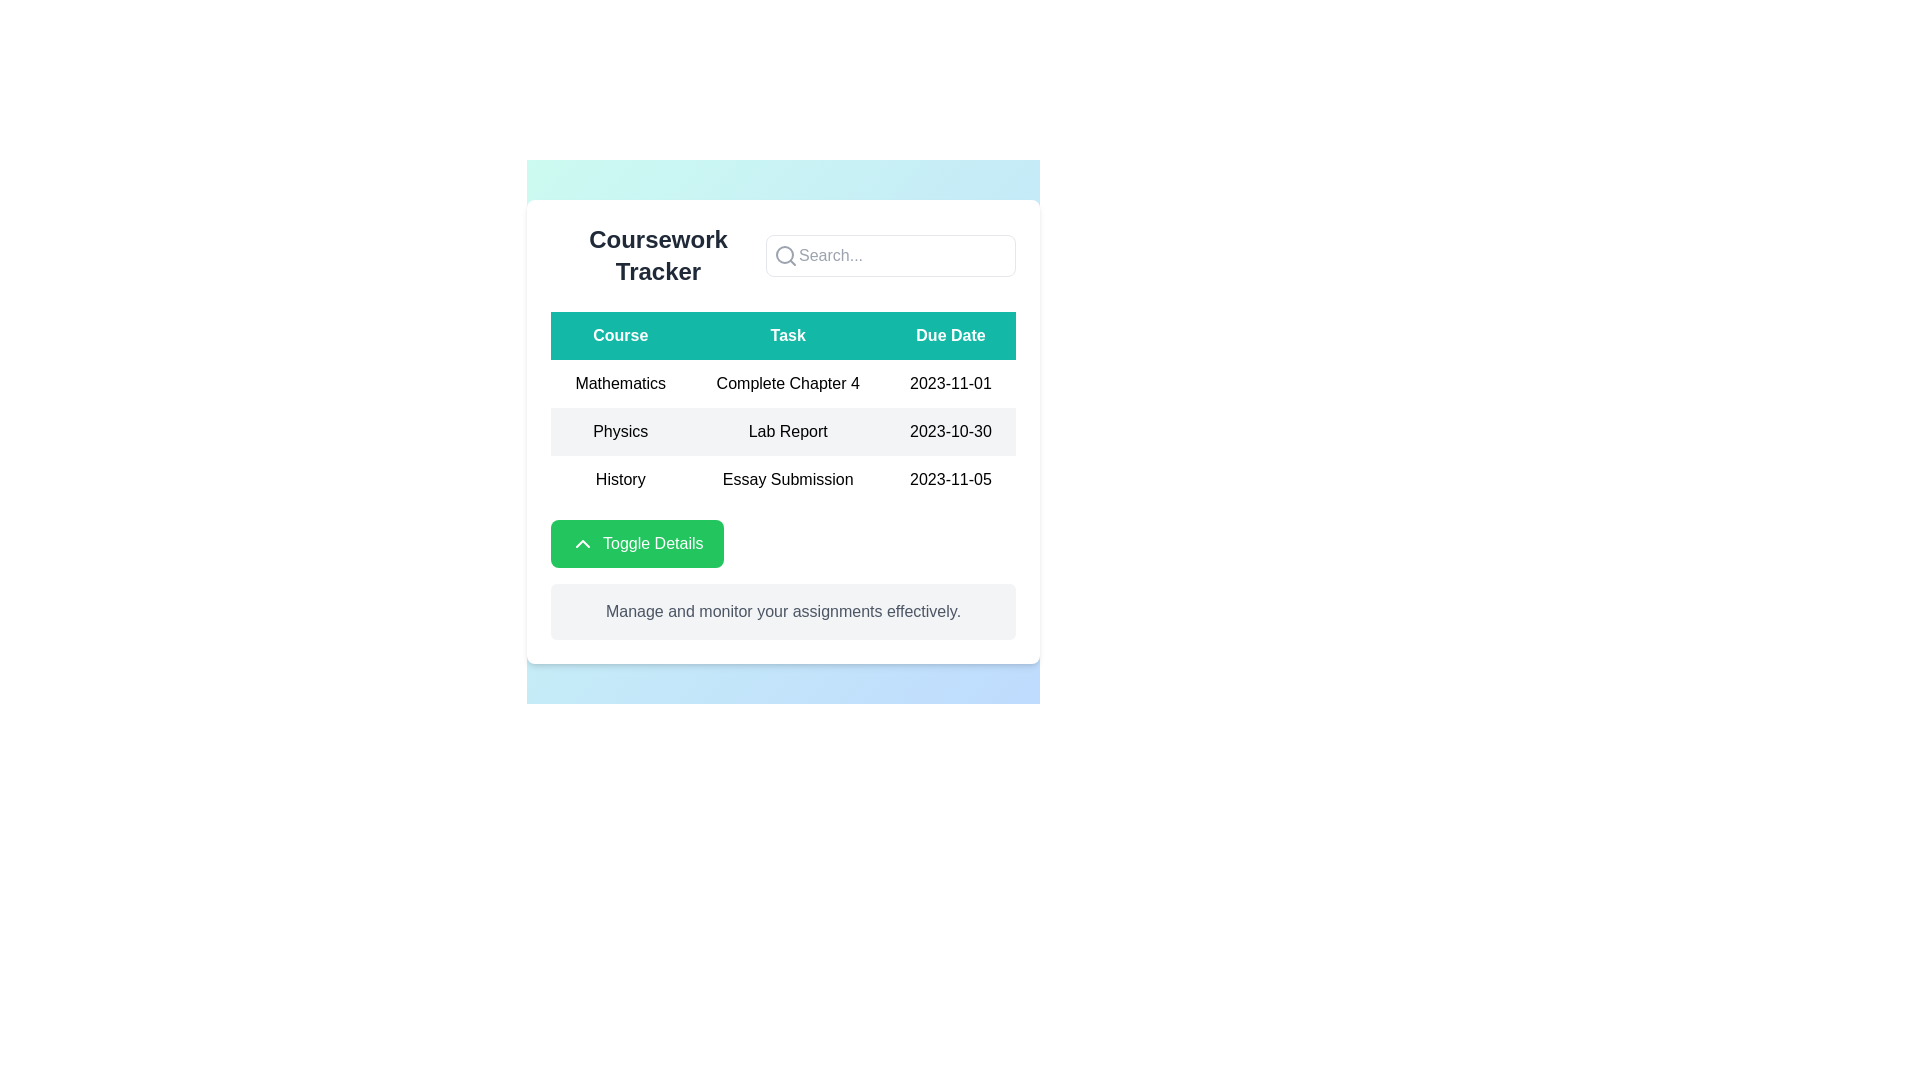 Image resolution: width=1920 pixels, height=1080 pixels. Describe the element at coordinates (787, 479) in the screenshot. I see `the text label representing the task associated with 'History' in the coursework tracker, located in the second column of its row` at that location.